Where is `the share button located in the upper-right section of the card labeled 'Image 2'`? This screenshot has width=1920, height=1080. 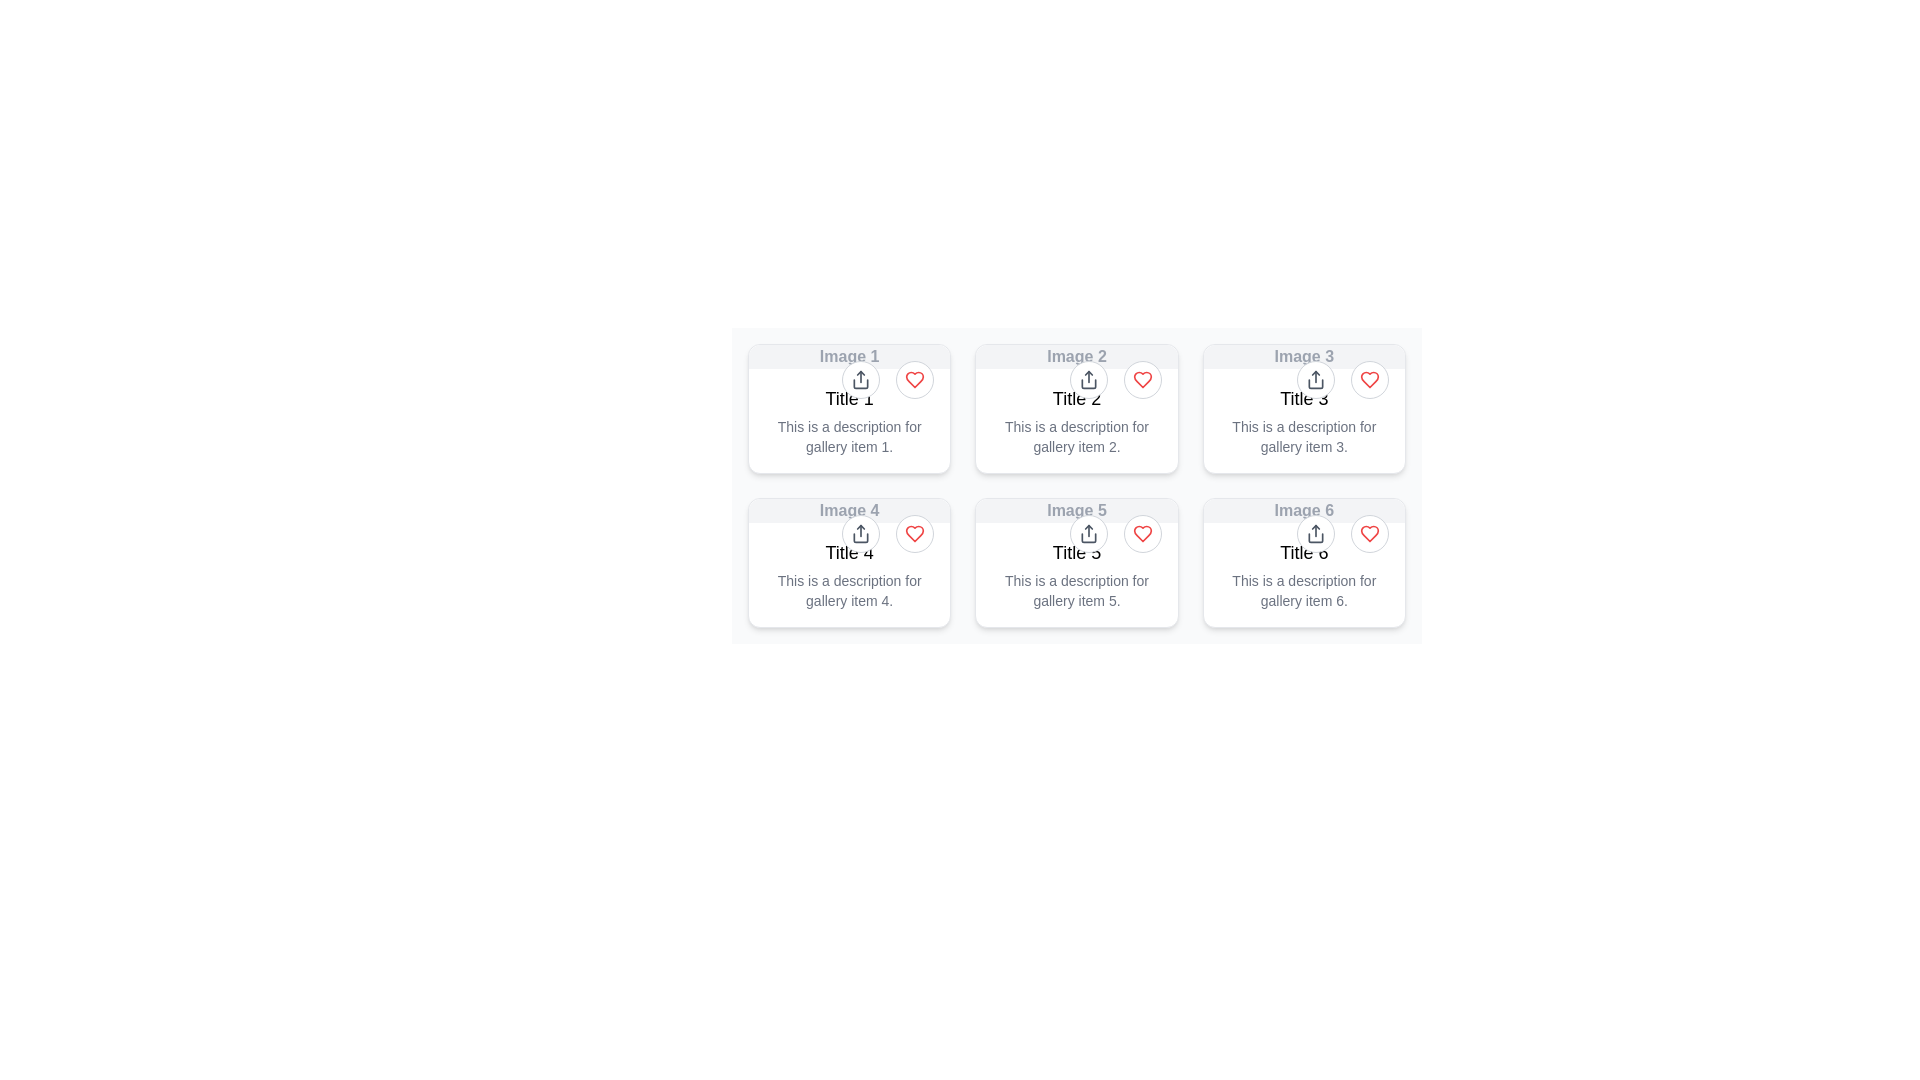
the share button located in the upper-right section of the card labeled 'Image 2' is located at coordinates (1087, 380).